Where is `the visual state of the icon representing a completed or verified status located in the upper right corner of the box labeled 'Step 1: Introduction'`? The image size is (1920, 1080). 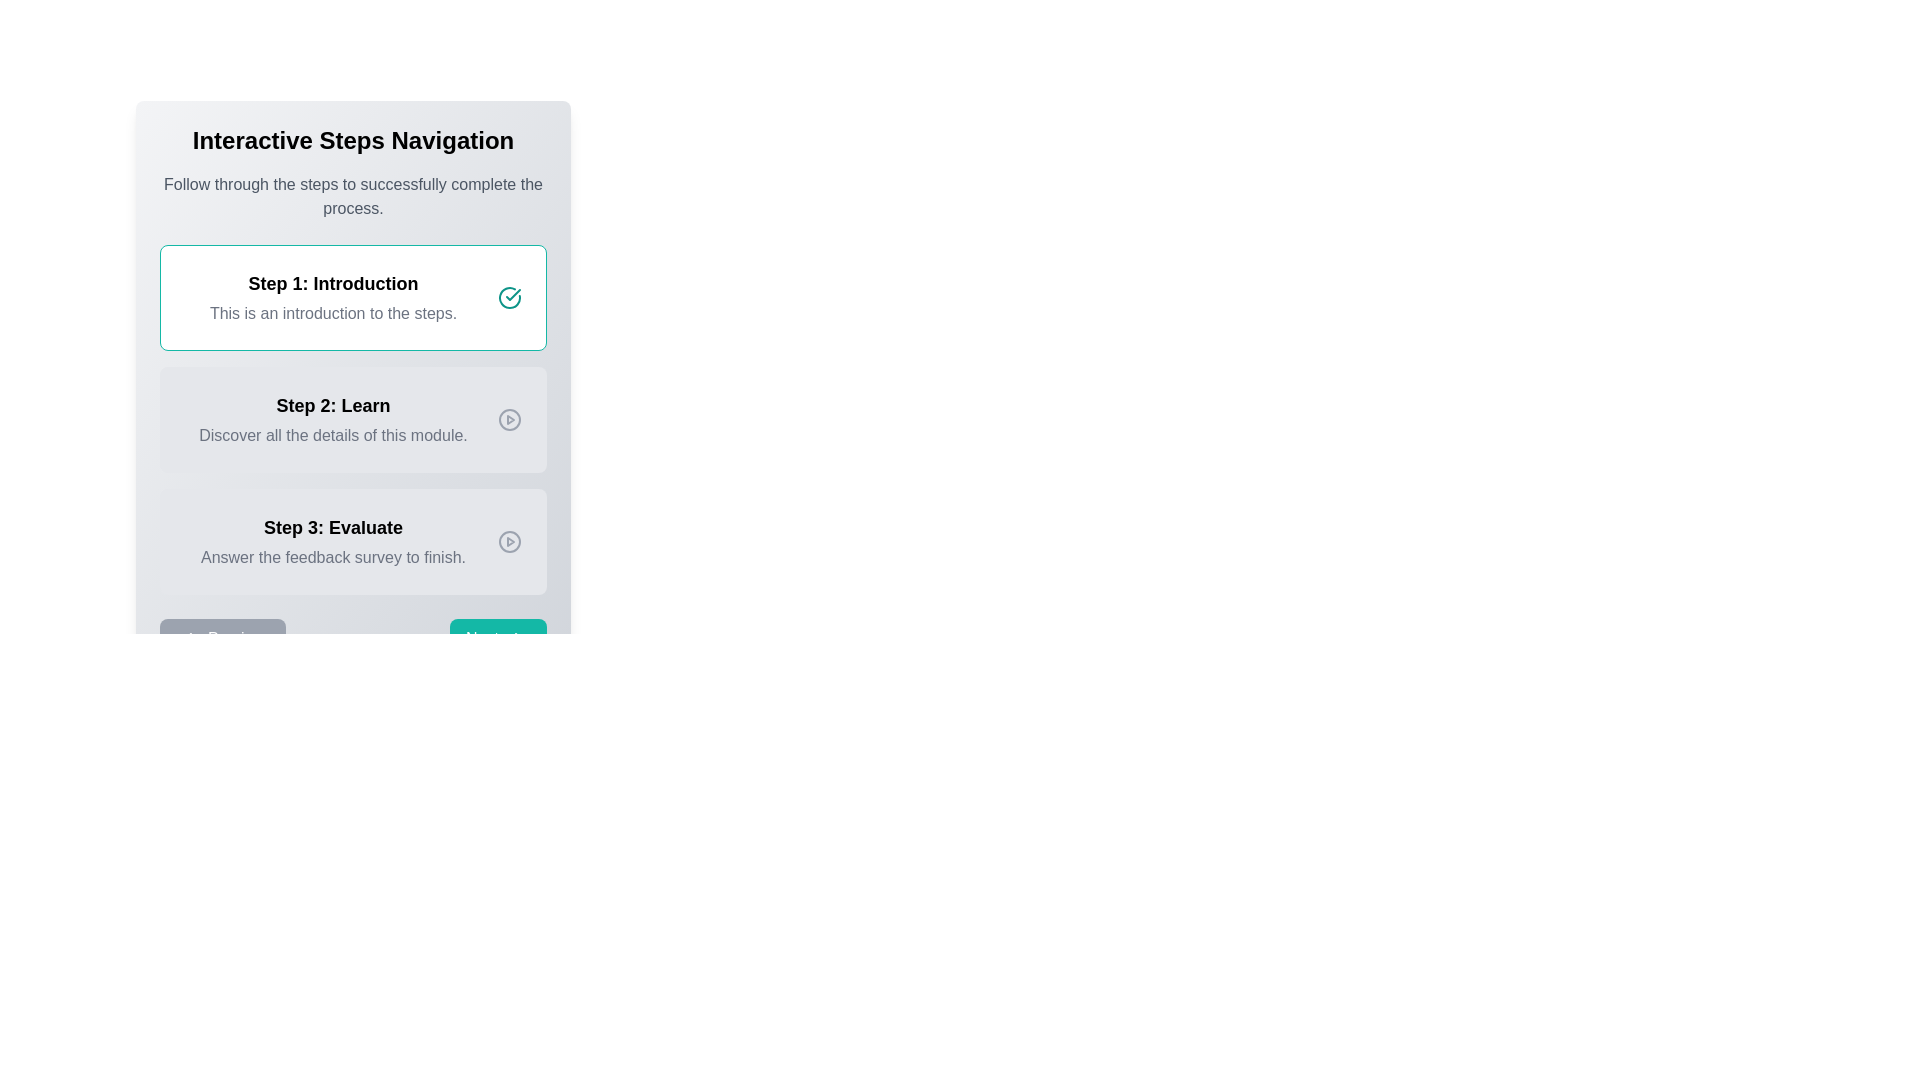
the visual state of the icon representing a completed or verified status located in the upper right corner of the box labeled 'Step 1: Introduction' is located at coordinates (509, 297).